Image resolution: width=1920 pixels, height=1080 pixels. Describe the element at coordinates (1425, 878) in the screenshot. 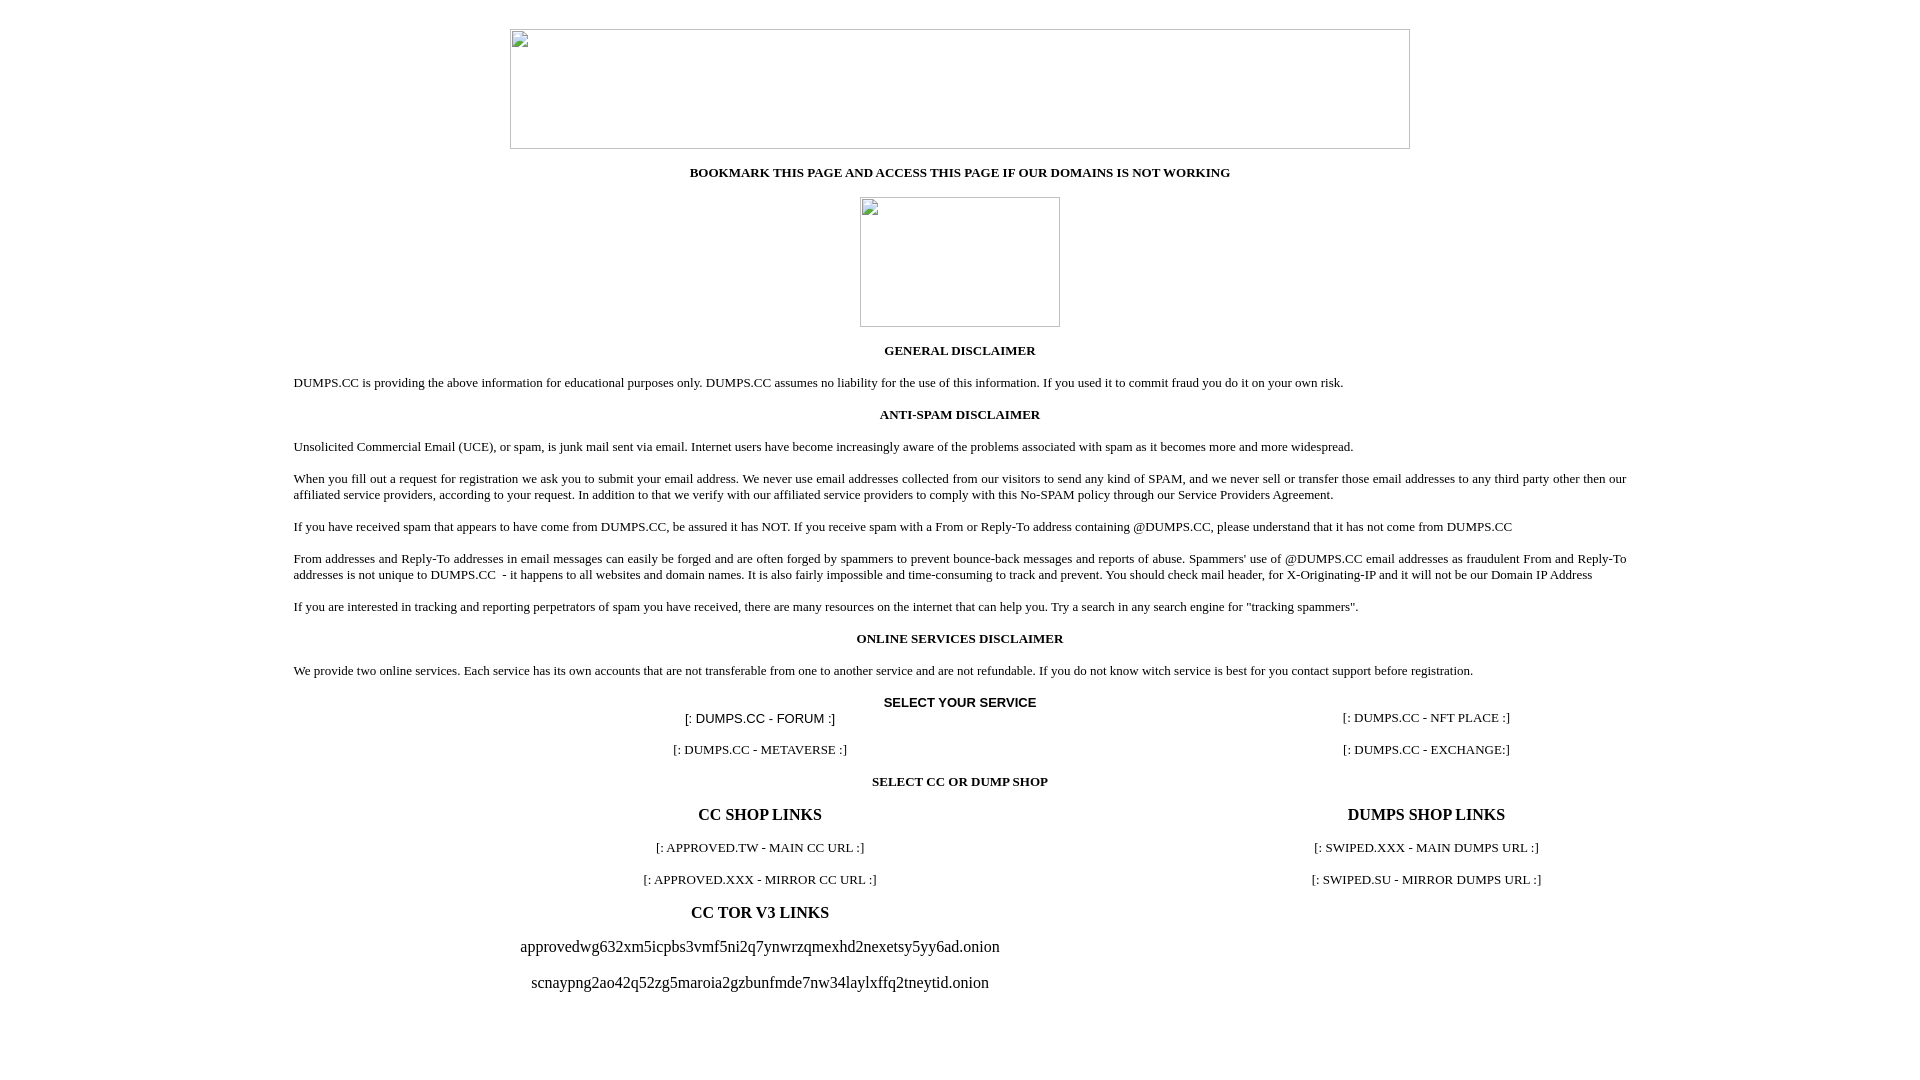

I see `'[: SWIPED.SU - MIRROR DUMPS URL :]'` at that location.